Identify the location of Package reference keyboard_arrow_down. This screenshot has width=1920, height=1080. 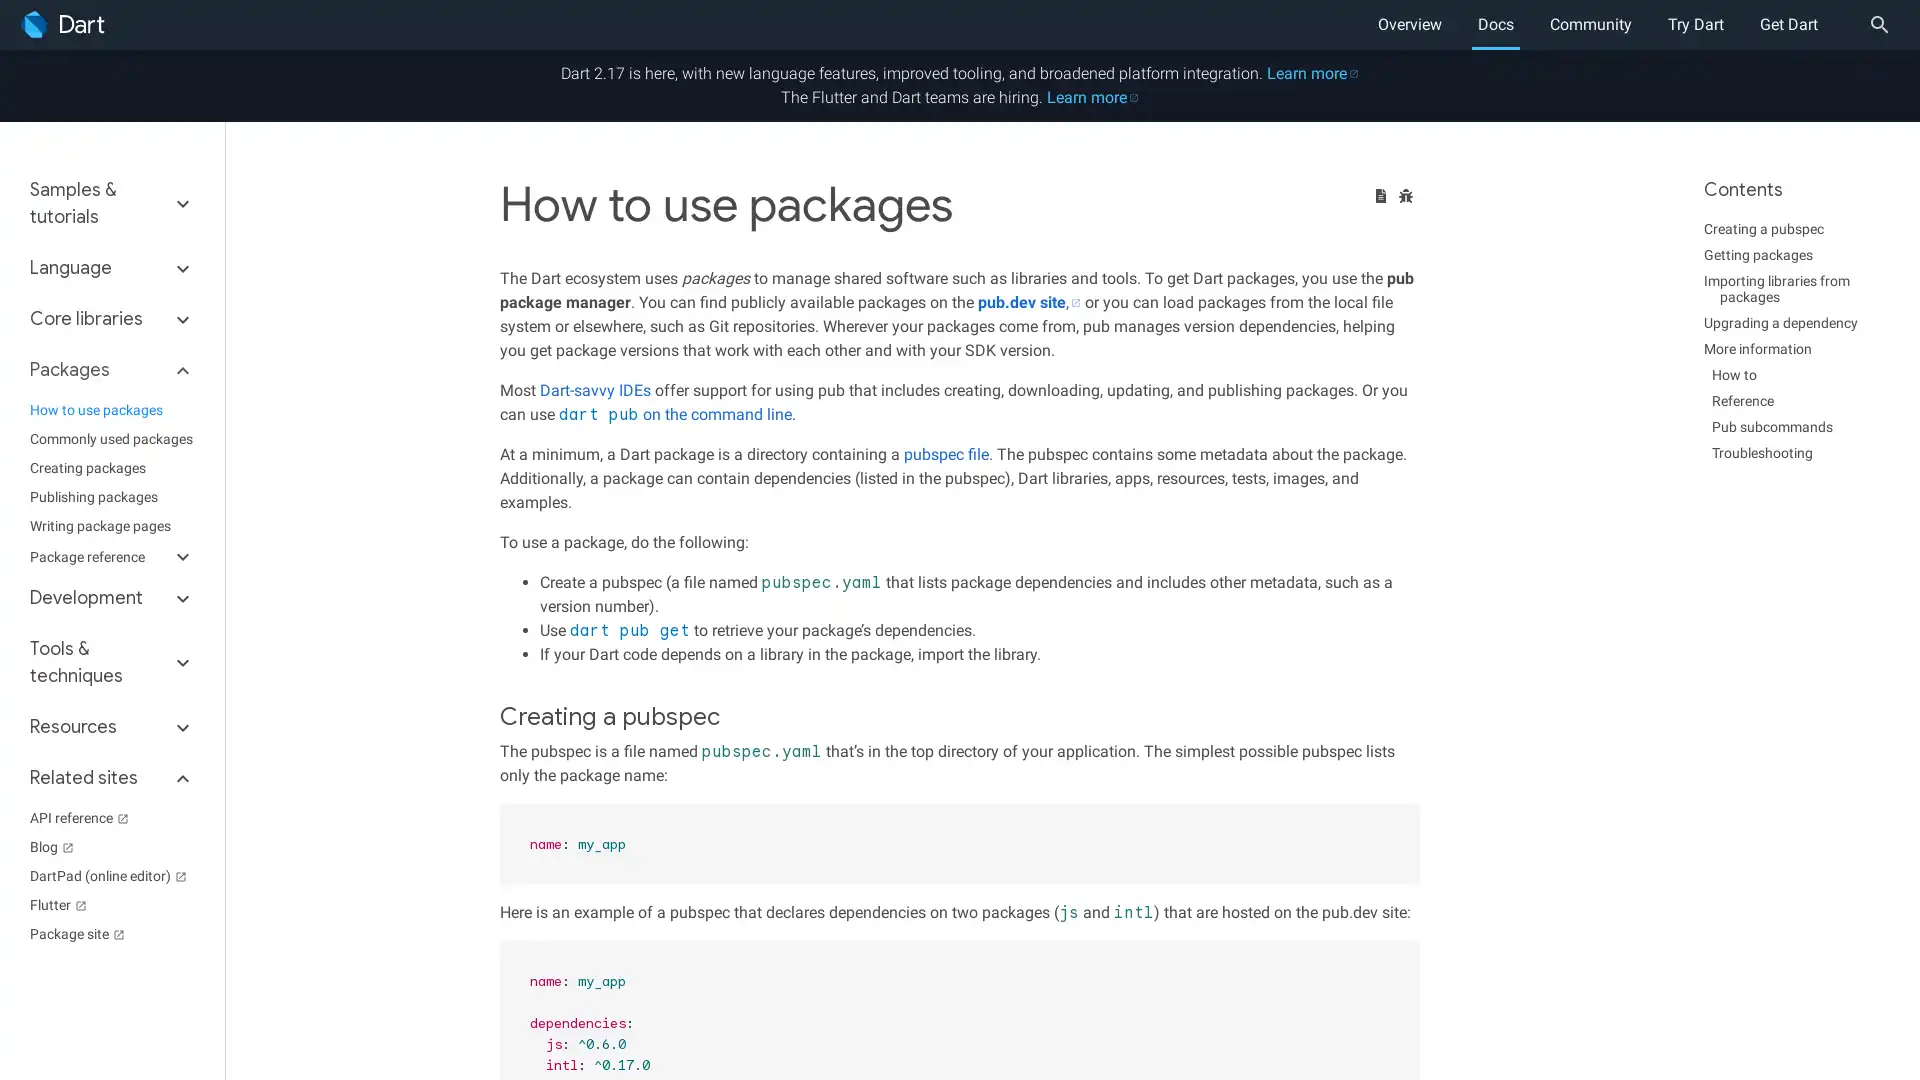
(111, 556).